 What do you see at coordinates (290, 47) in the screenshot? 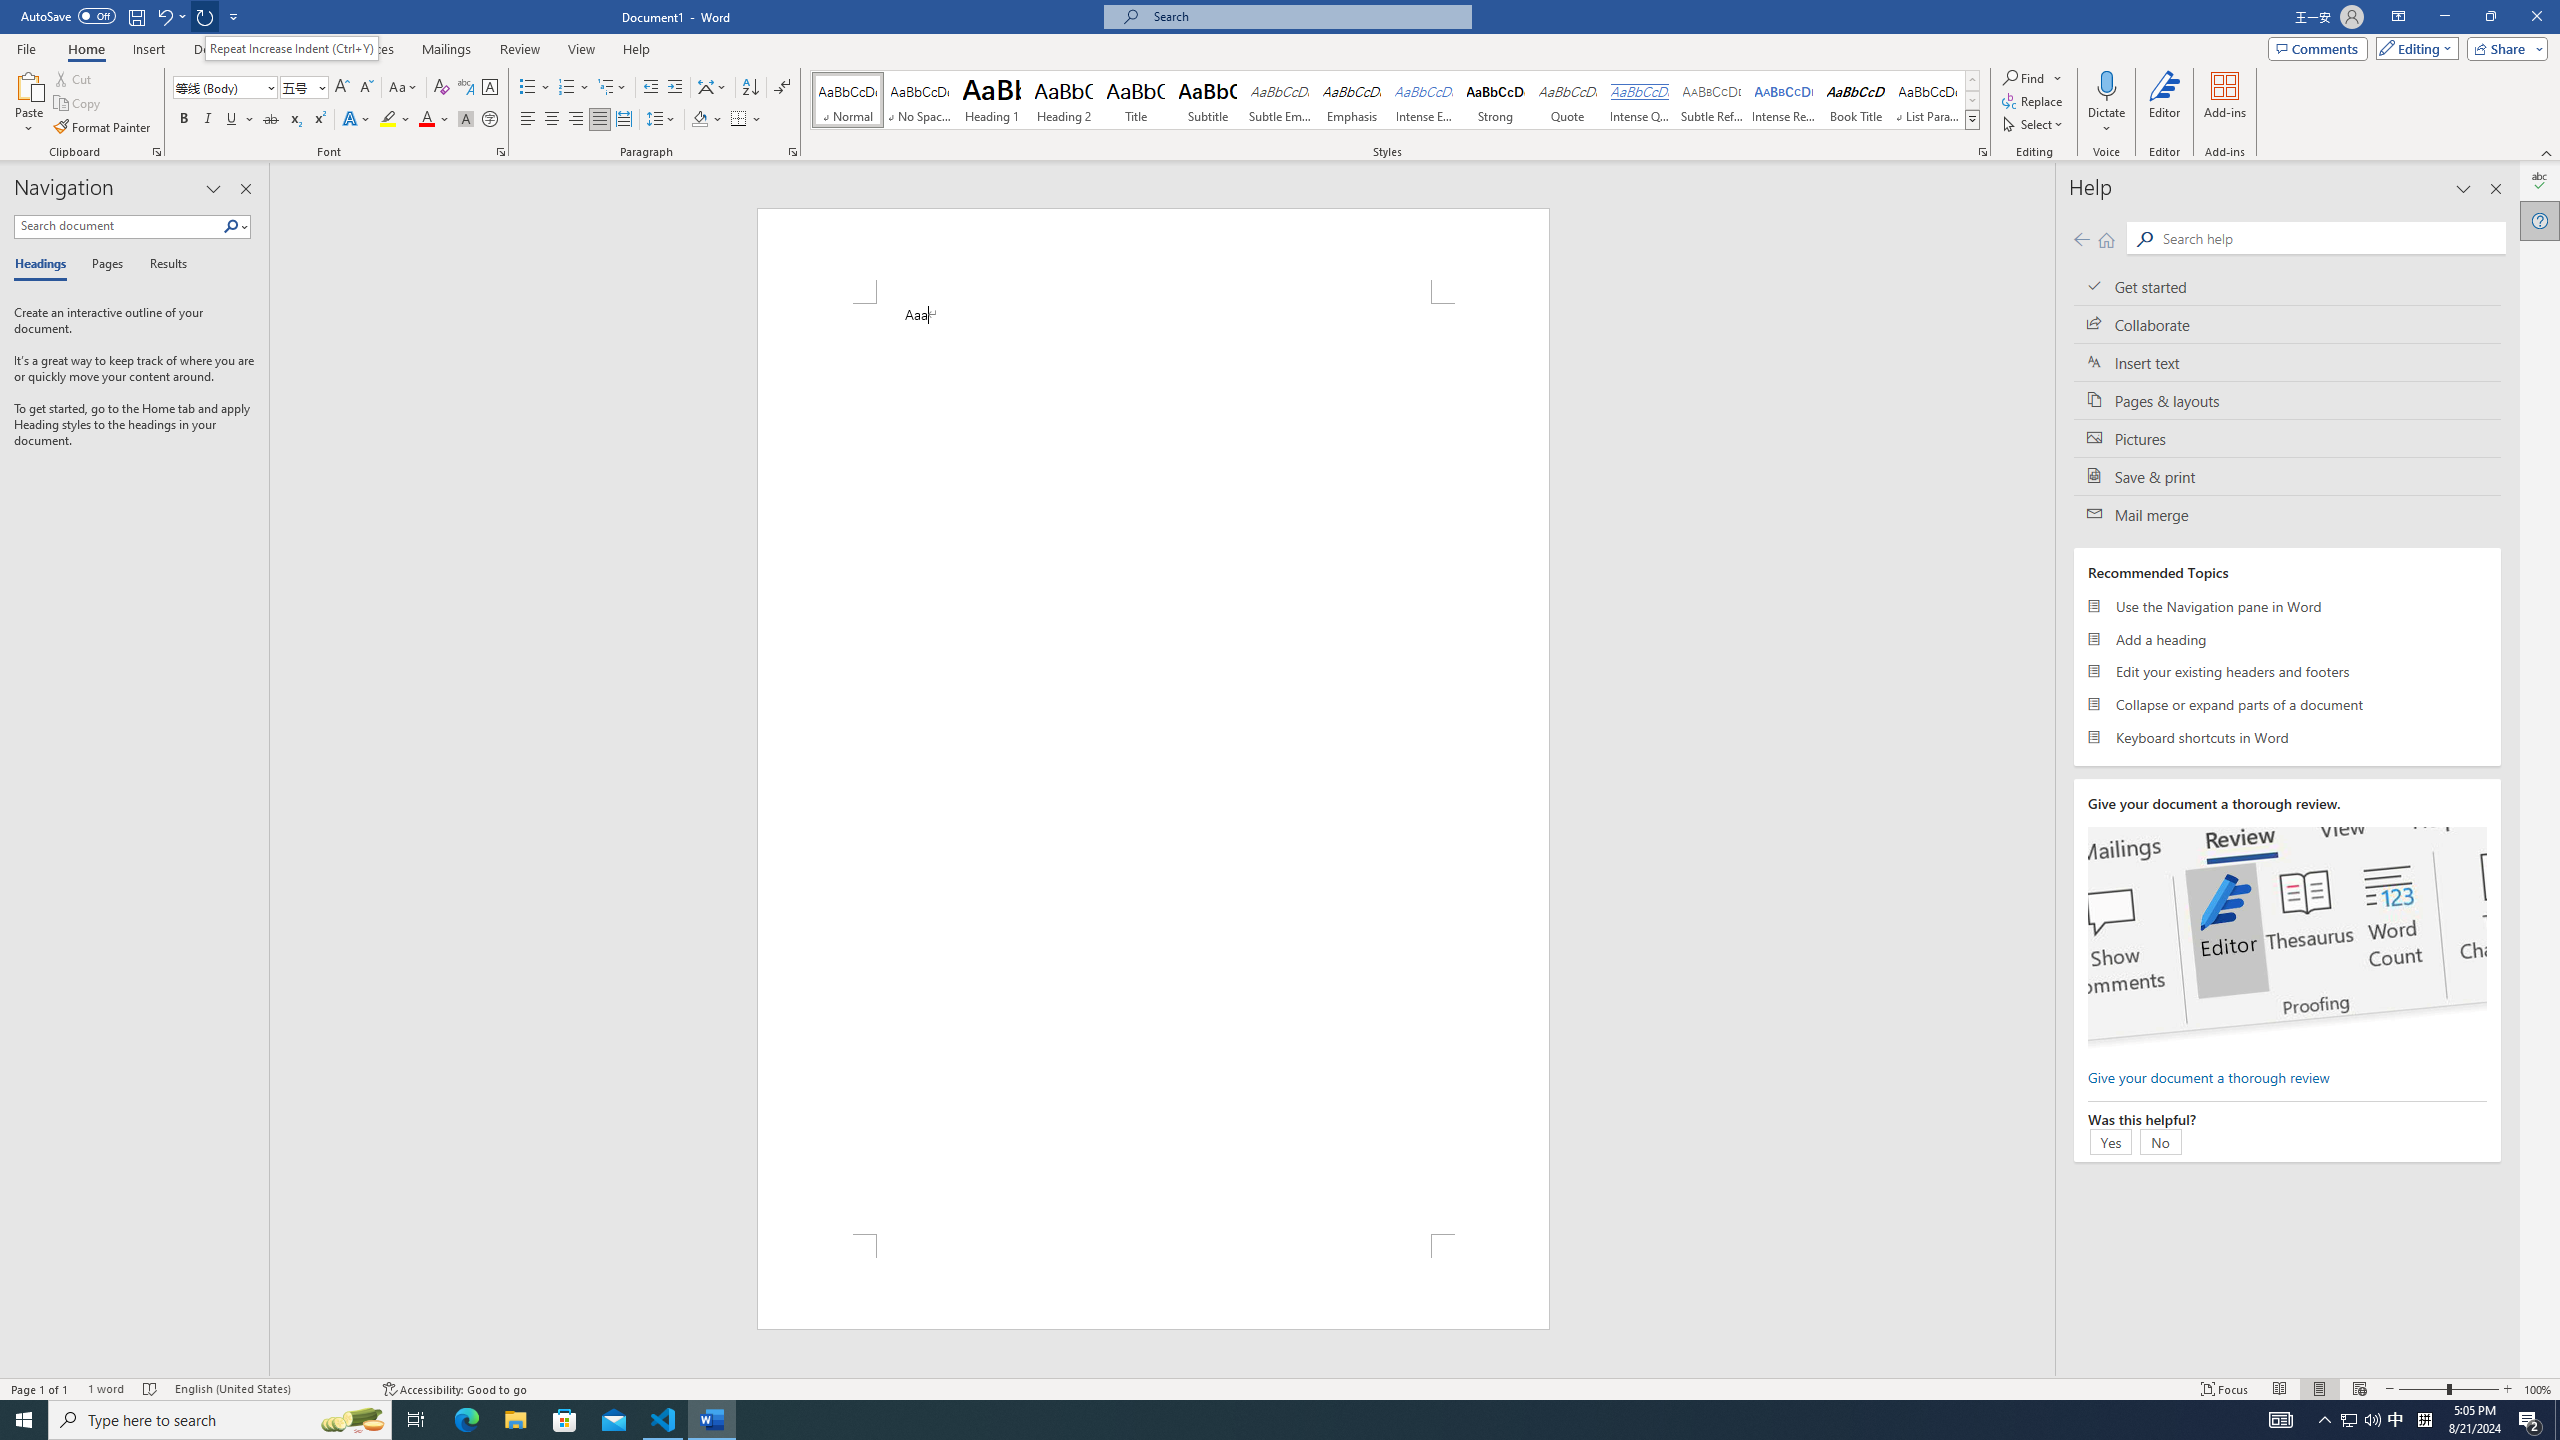
I see `'Repeat Increase Indent (Ctrl+Y)'` at bounding box center [290, 47].